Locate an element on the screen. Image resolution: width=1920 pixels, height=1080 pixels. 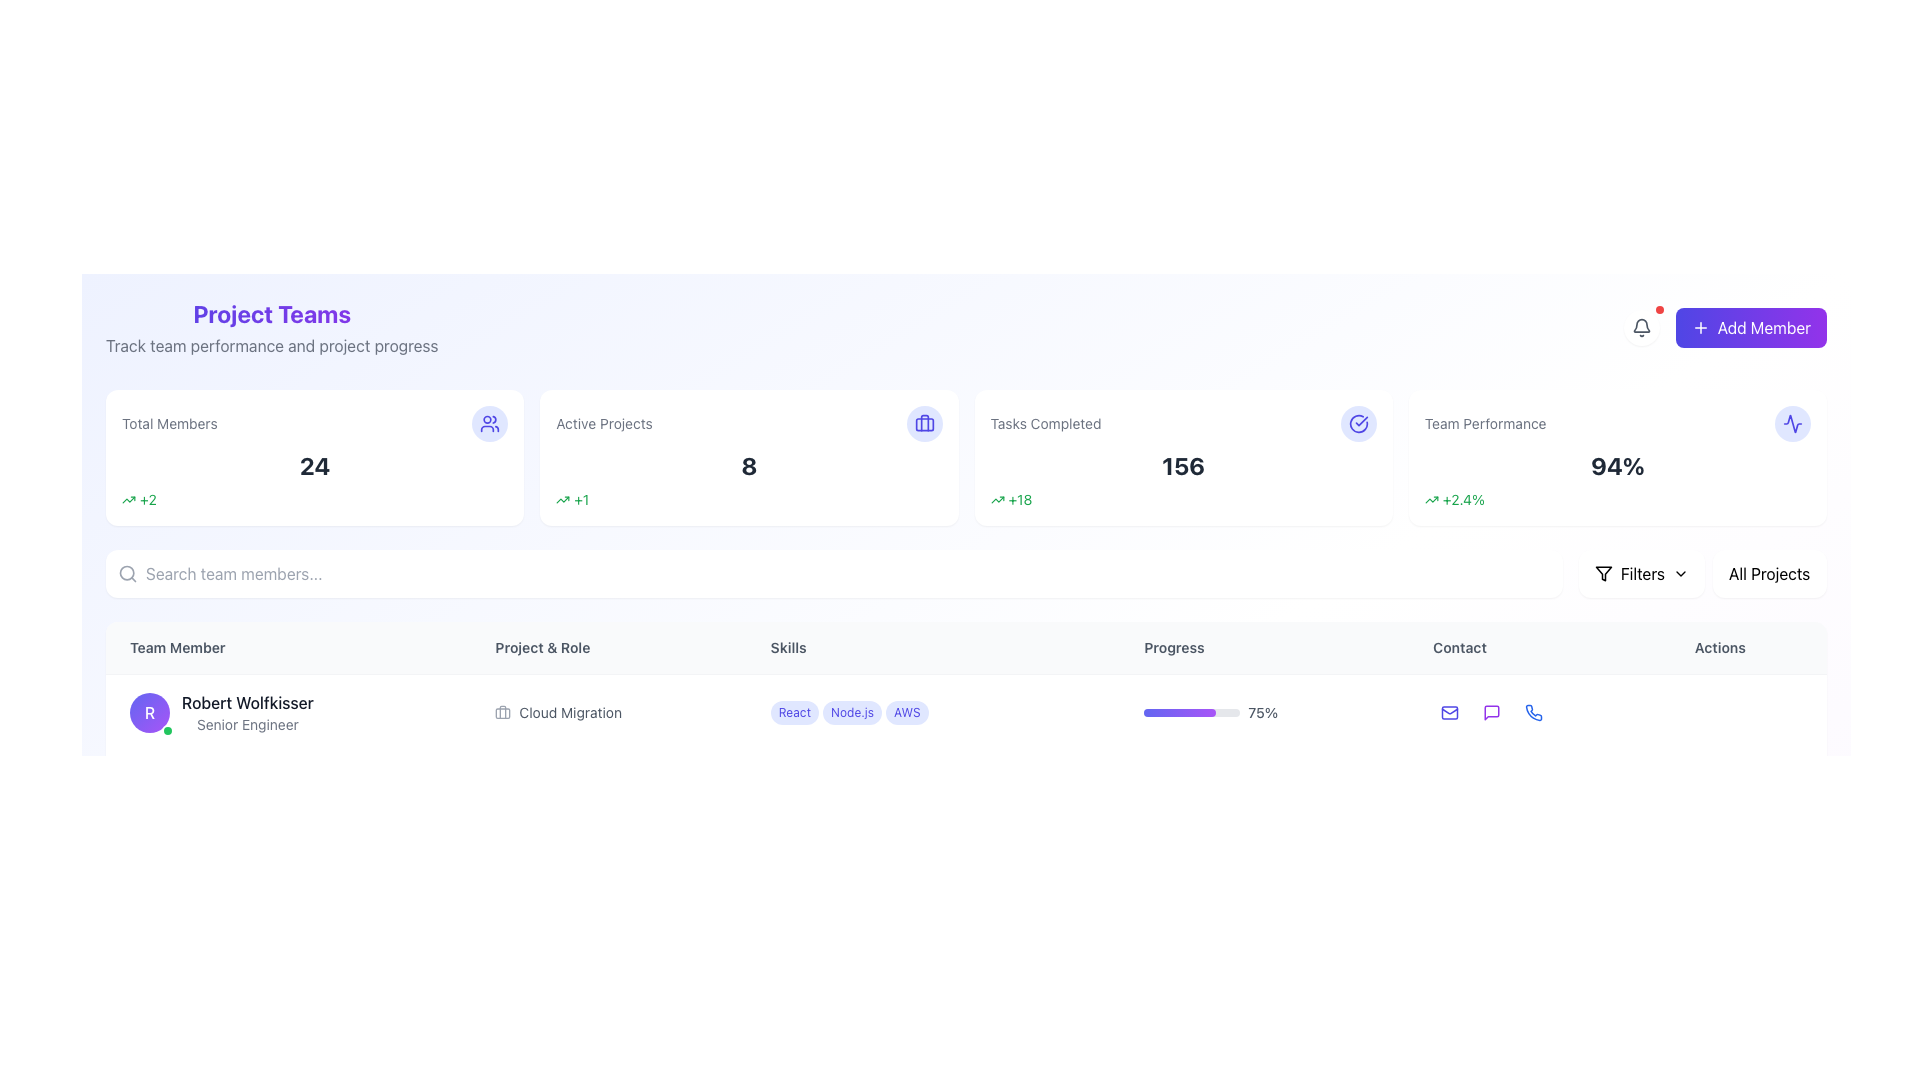
the bell-shaped notification icon located near the top-right corner of the interface is located at coordinates (1641, 326).